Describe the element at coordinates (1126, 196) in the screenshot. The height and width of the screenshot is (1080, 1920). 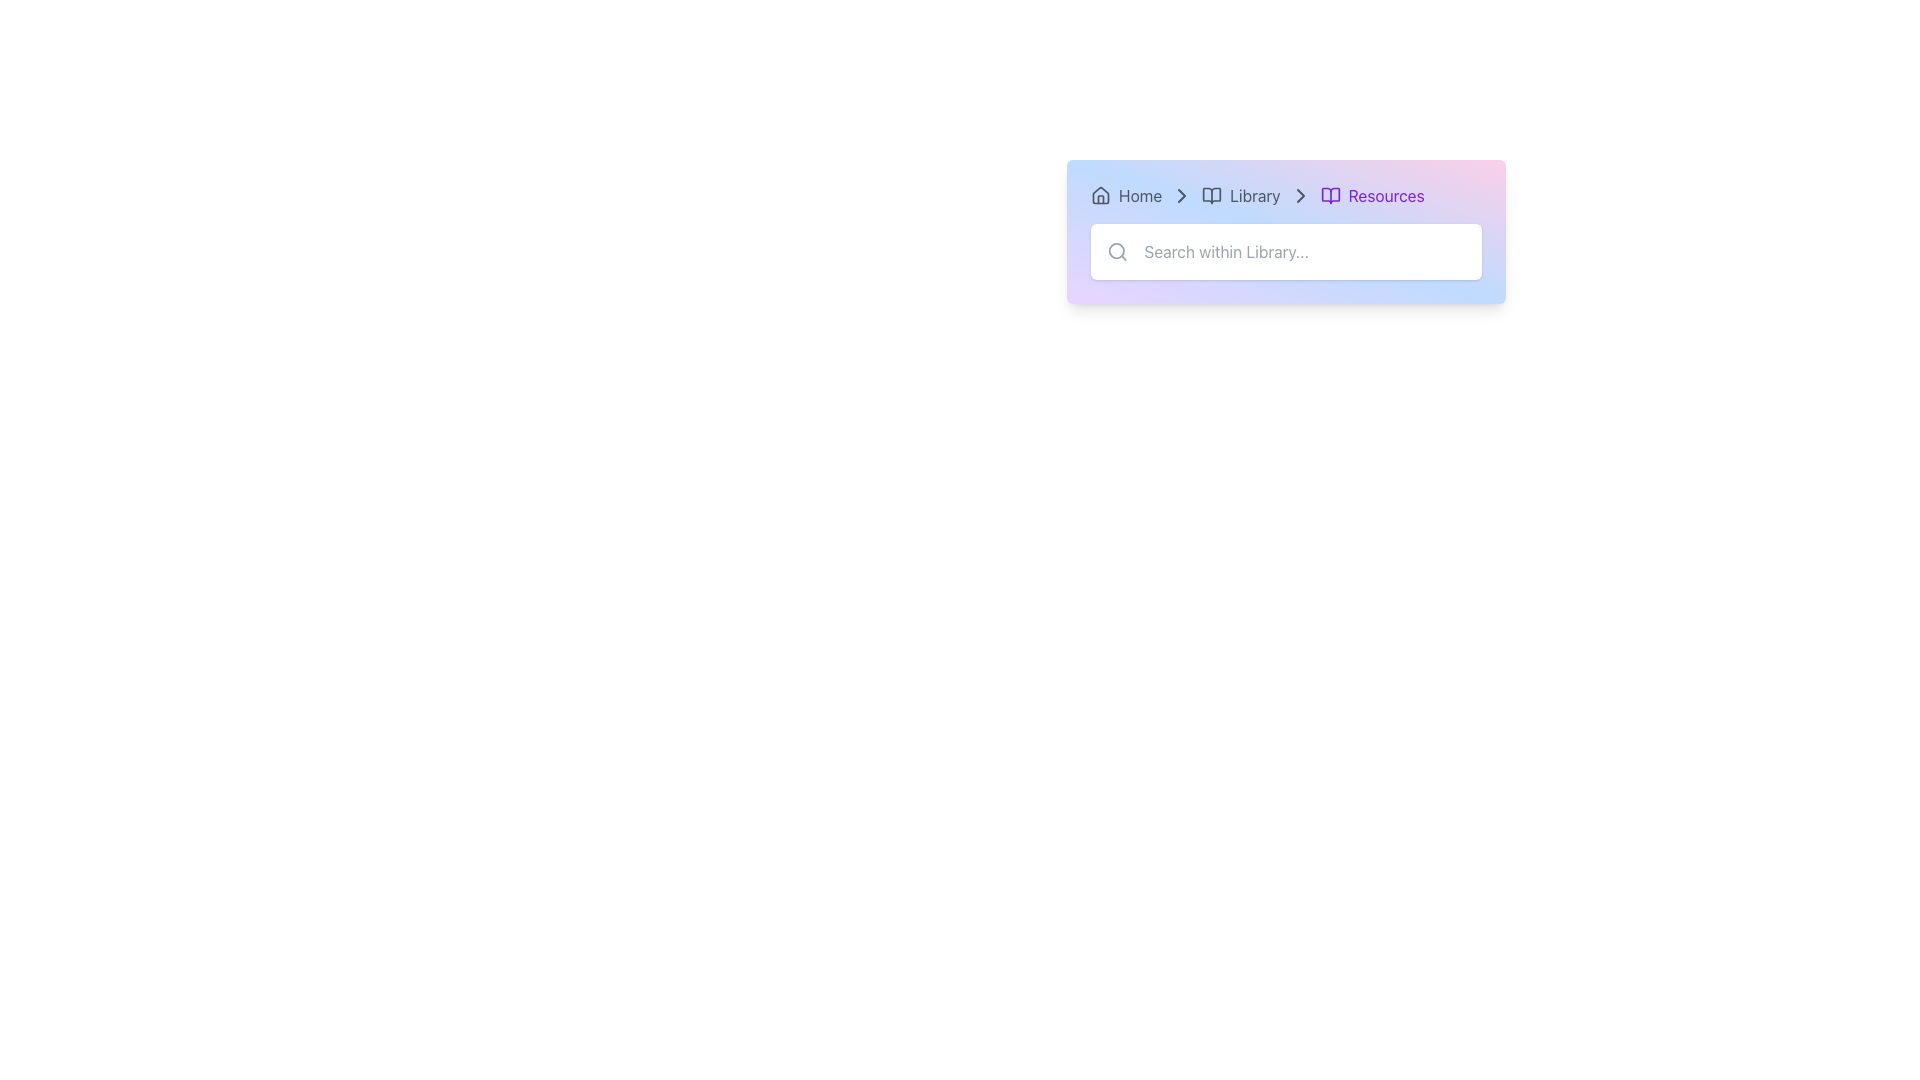
I see `the breadcrumb link that allows navigation to the homepage, located at the top section of the interface` at that location.